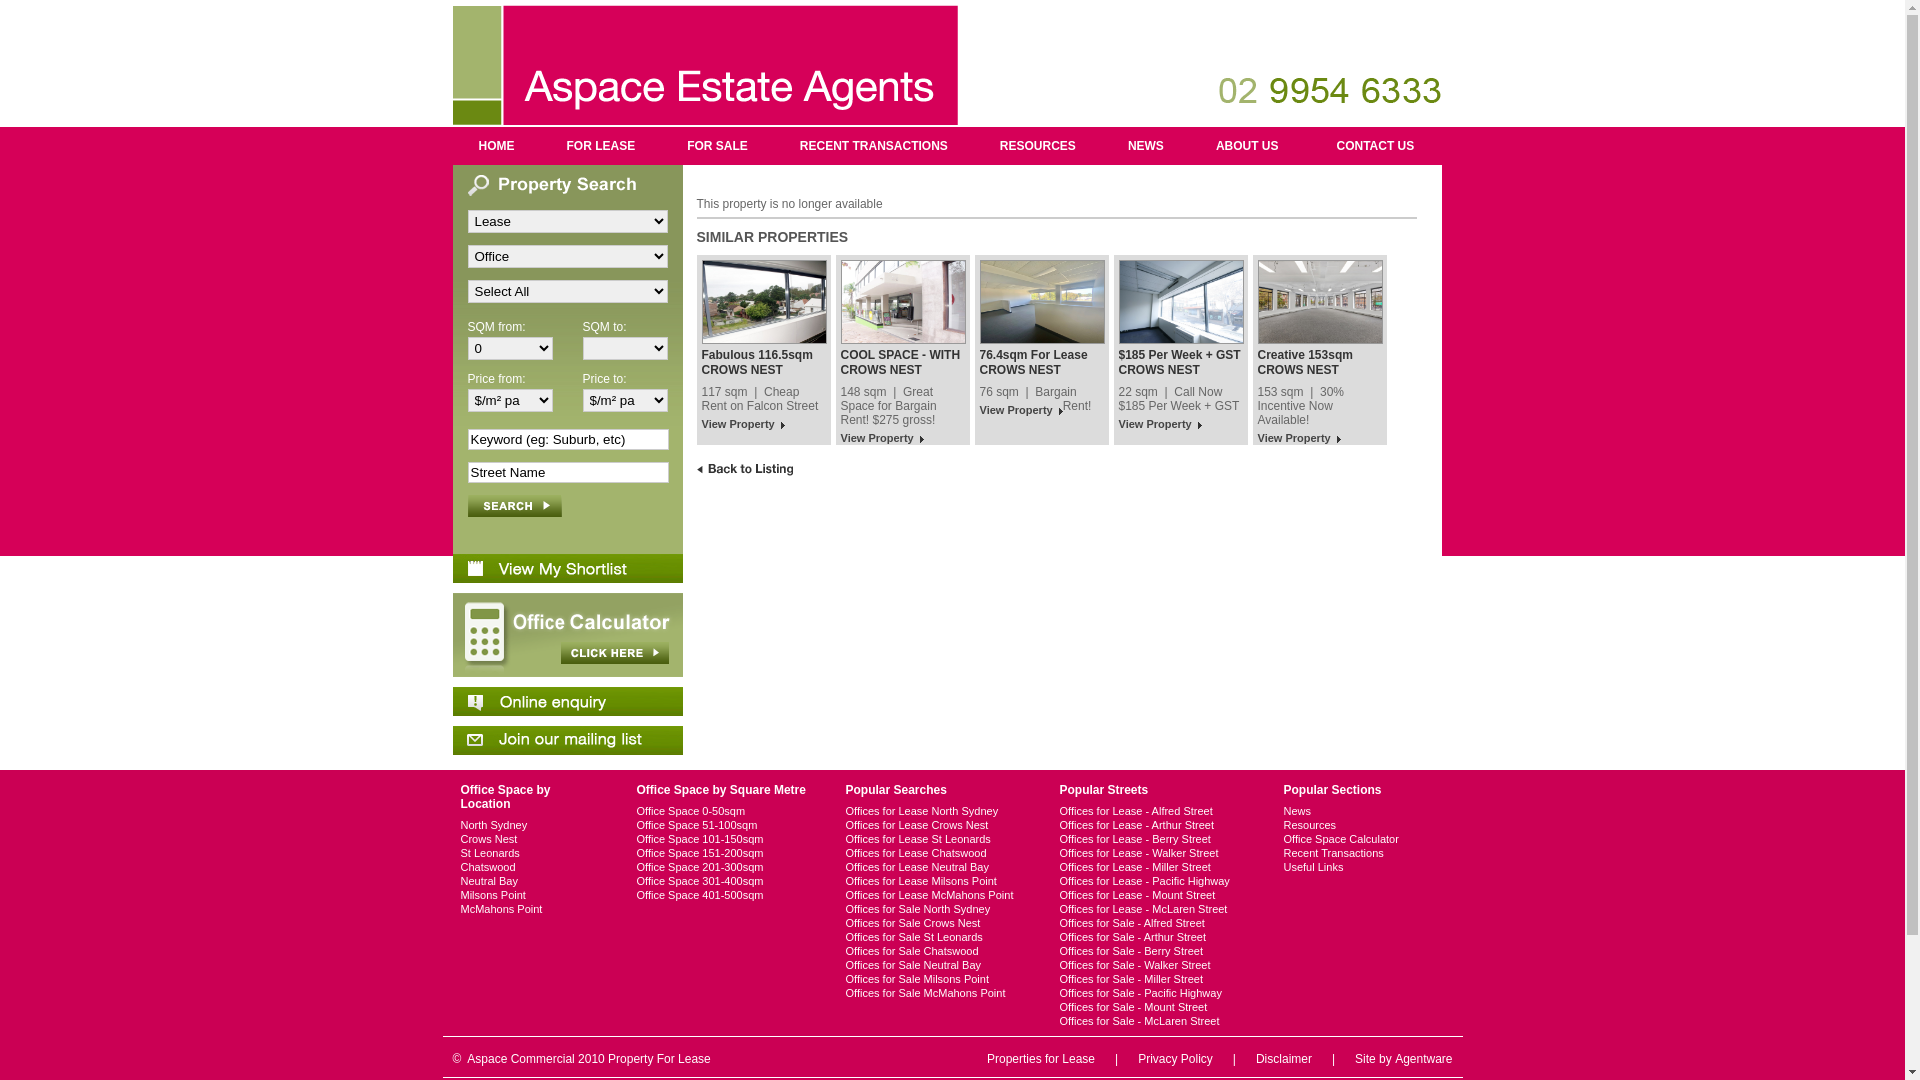  Describe the element at coordinates (1310, 145) in the screenshot. I see `'CONTACT US'` at that location.